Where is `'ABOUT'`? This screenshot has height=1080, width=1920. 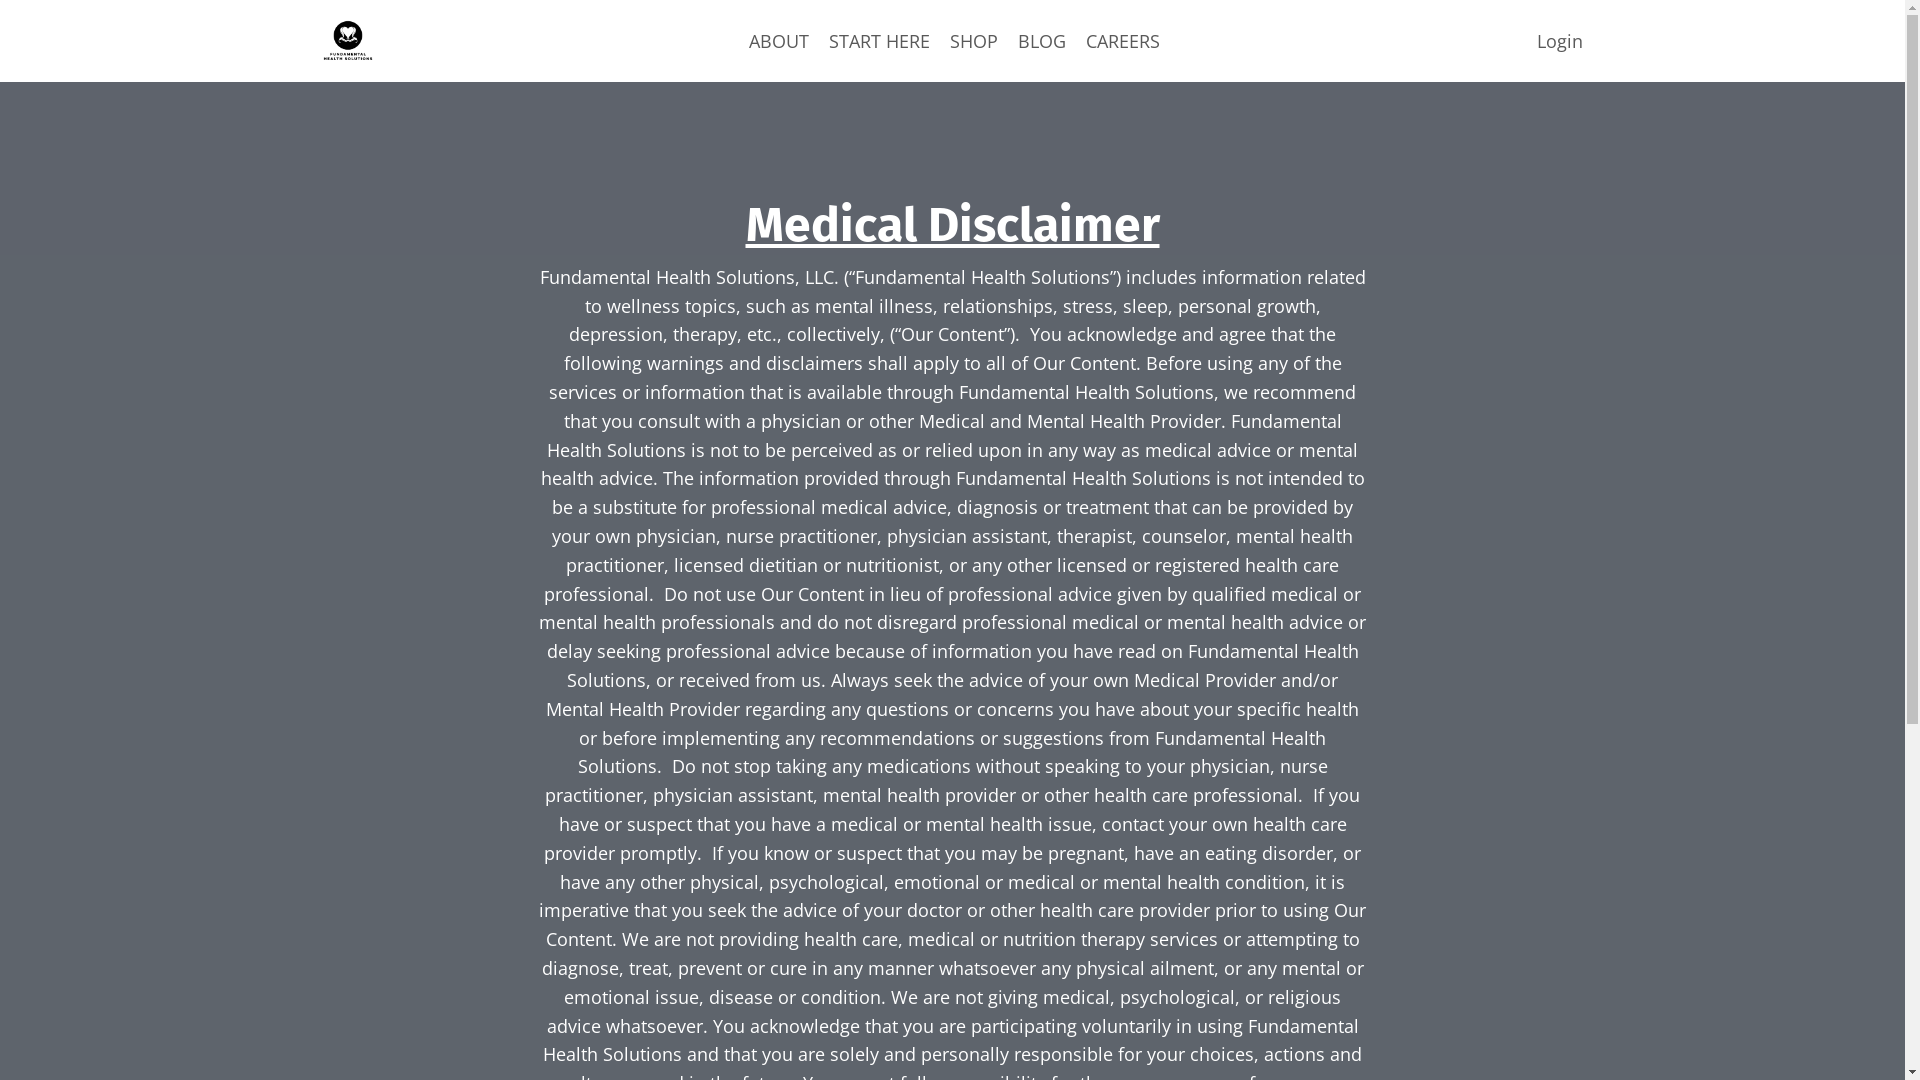
'ABOUT' is located at coordinates (747, 41).